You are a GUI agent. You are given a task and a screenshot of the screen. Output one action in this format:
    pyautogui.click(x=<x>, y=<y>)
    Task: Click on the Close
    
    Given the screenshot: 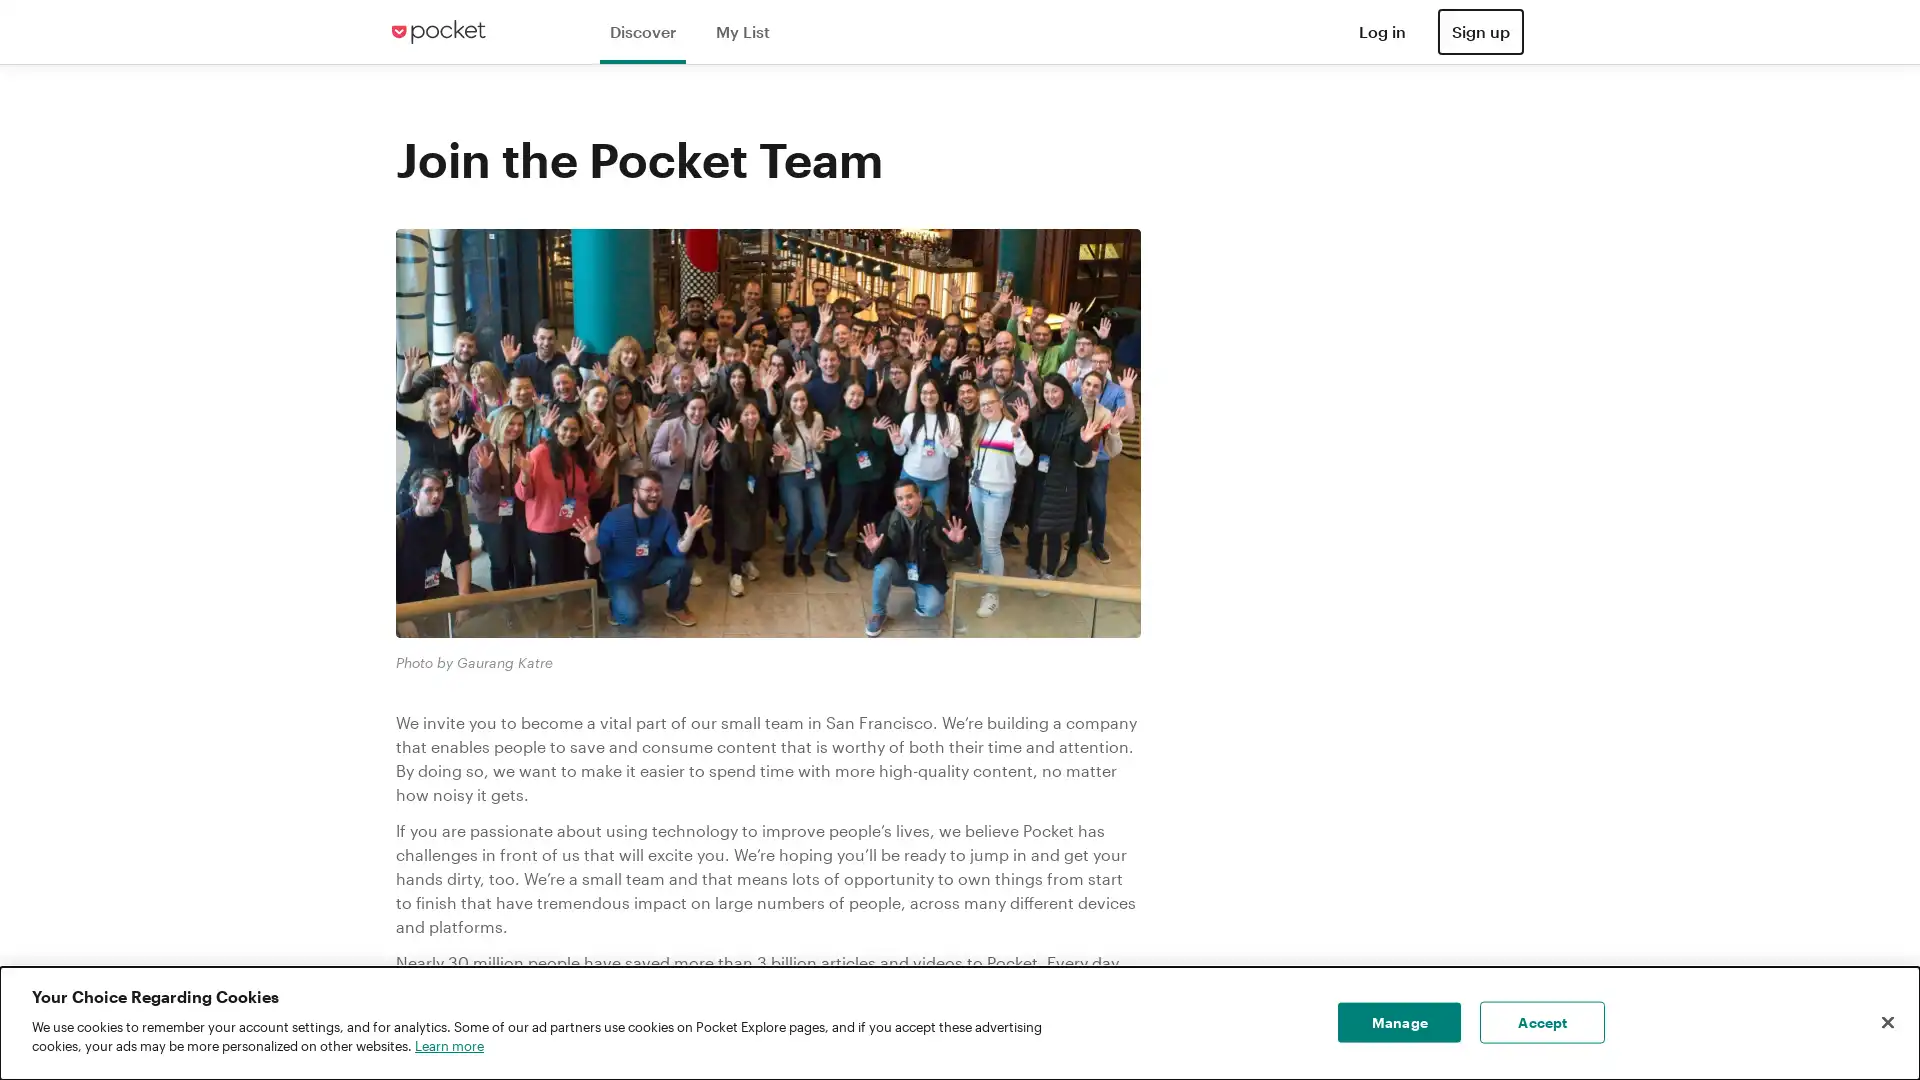 What is the action you would take?
    pyautogui.click(x=1886, y=1022)
    